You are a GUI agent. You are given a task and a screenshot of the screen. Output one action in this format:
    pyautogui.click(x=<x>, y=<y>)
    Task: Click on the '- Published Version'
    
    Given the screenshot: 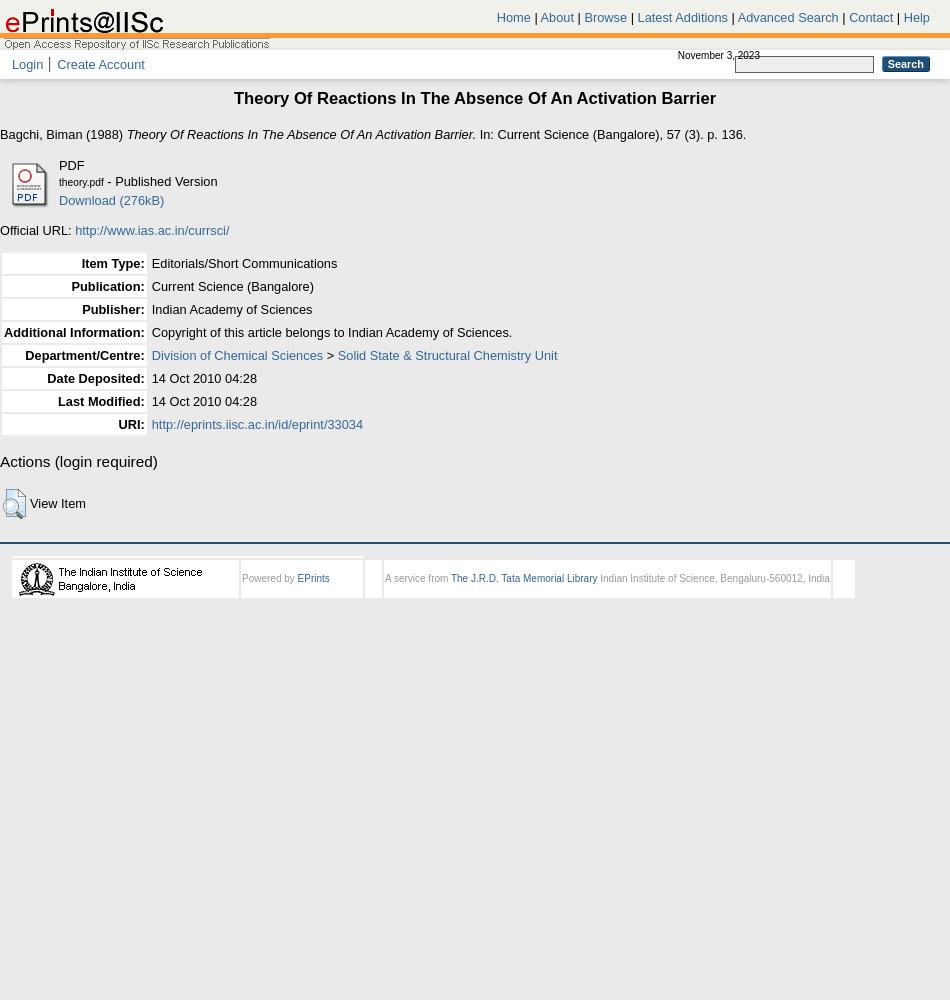 What is the action you would take?
    pyautogui.click(x=159, y=180)
    